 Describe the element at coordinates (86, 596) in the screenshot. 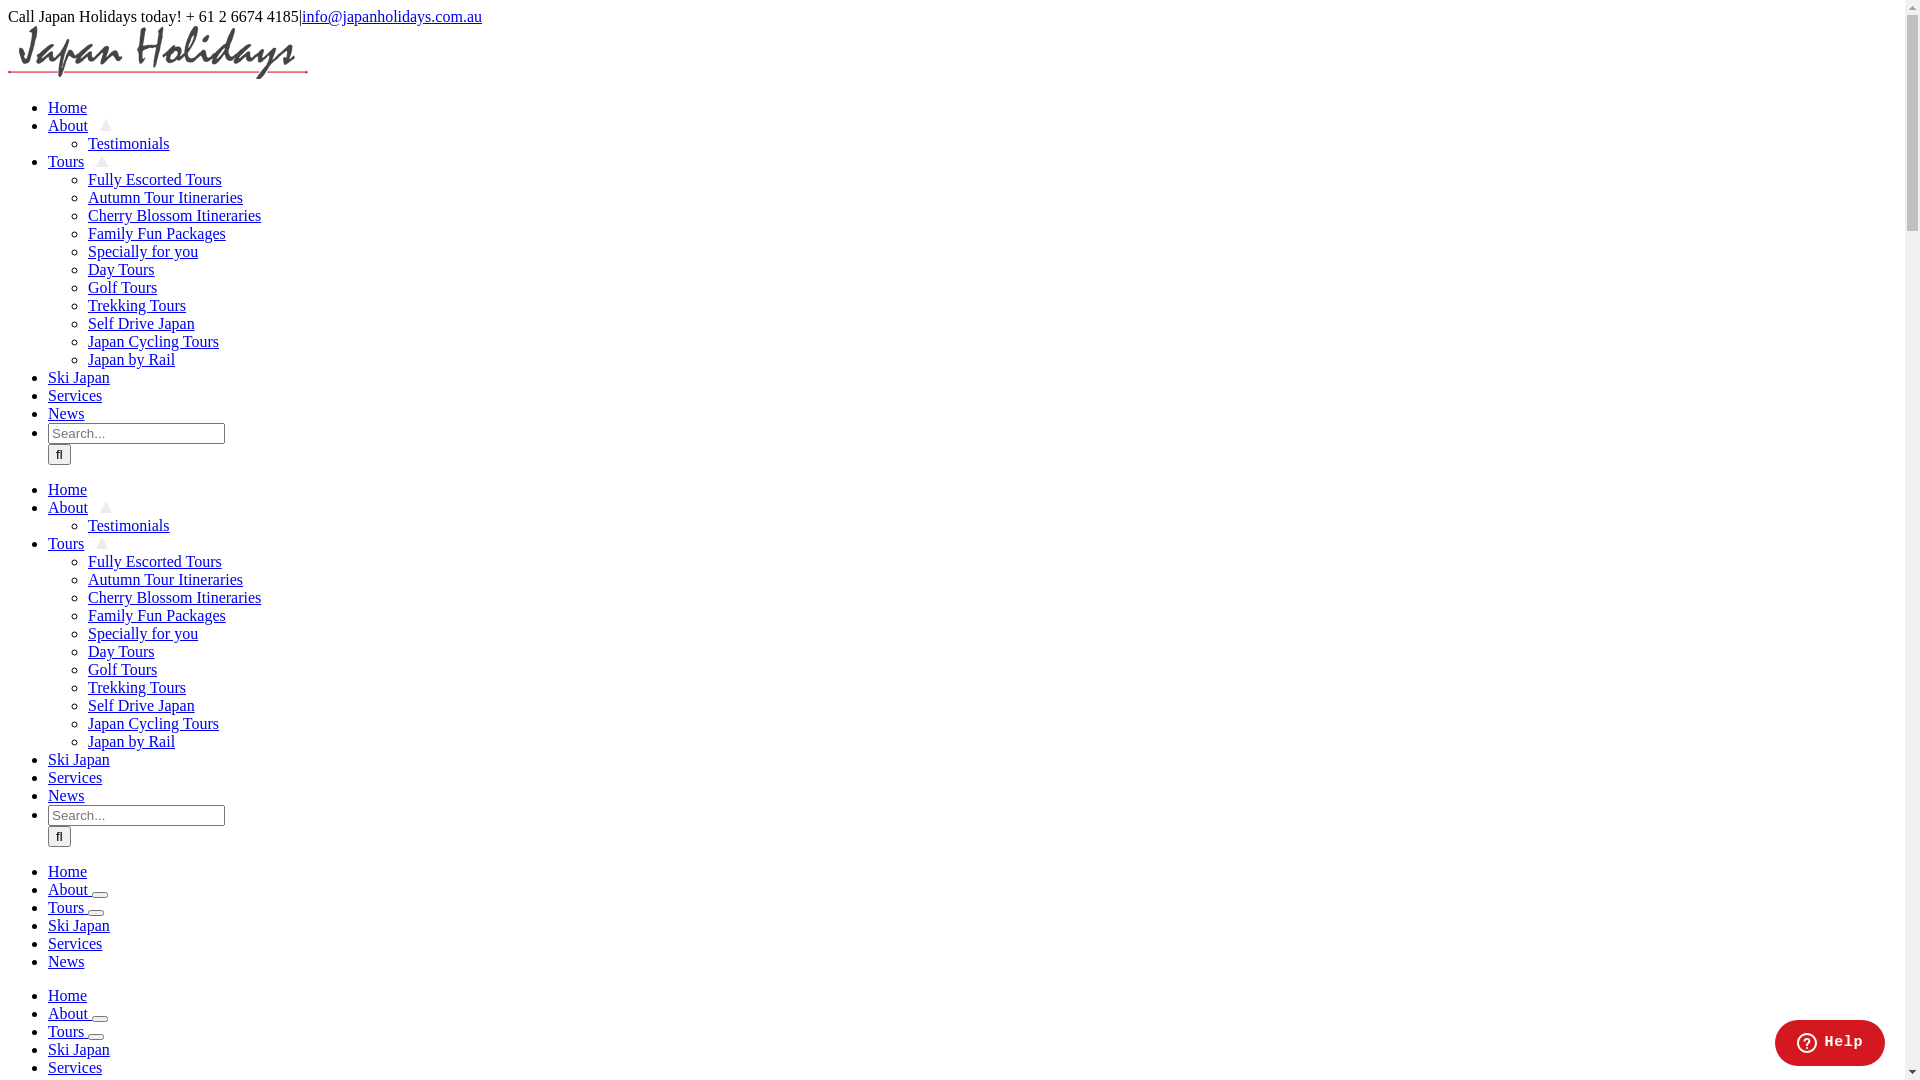

I see `'Cherry Blossom Itineraries'` at that location.